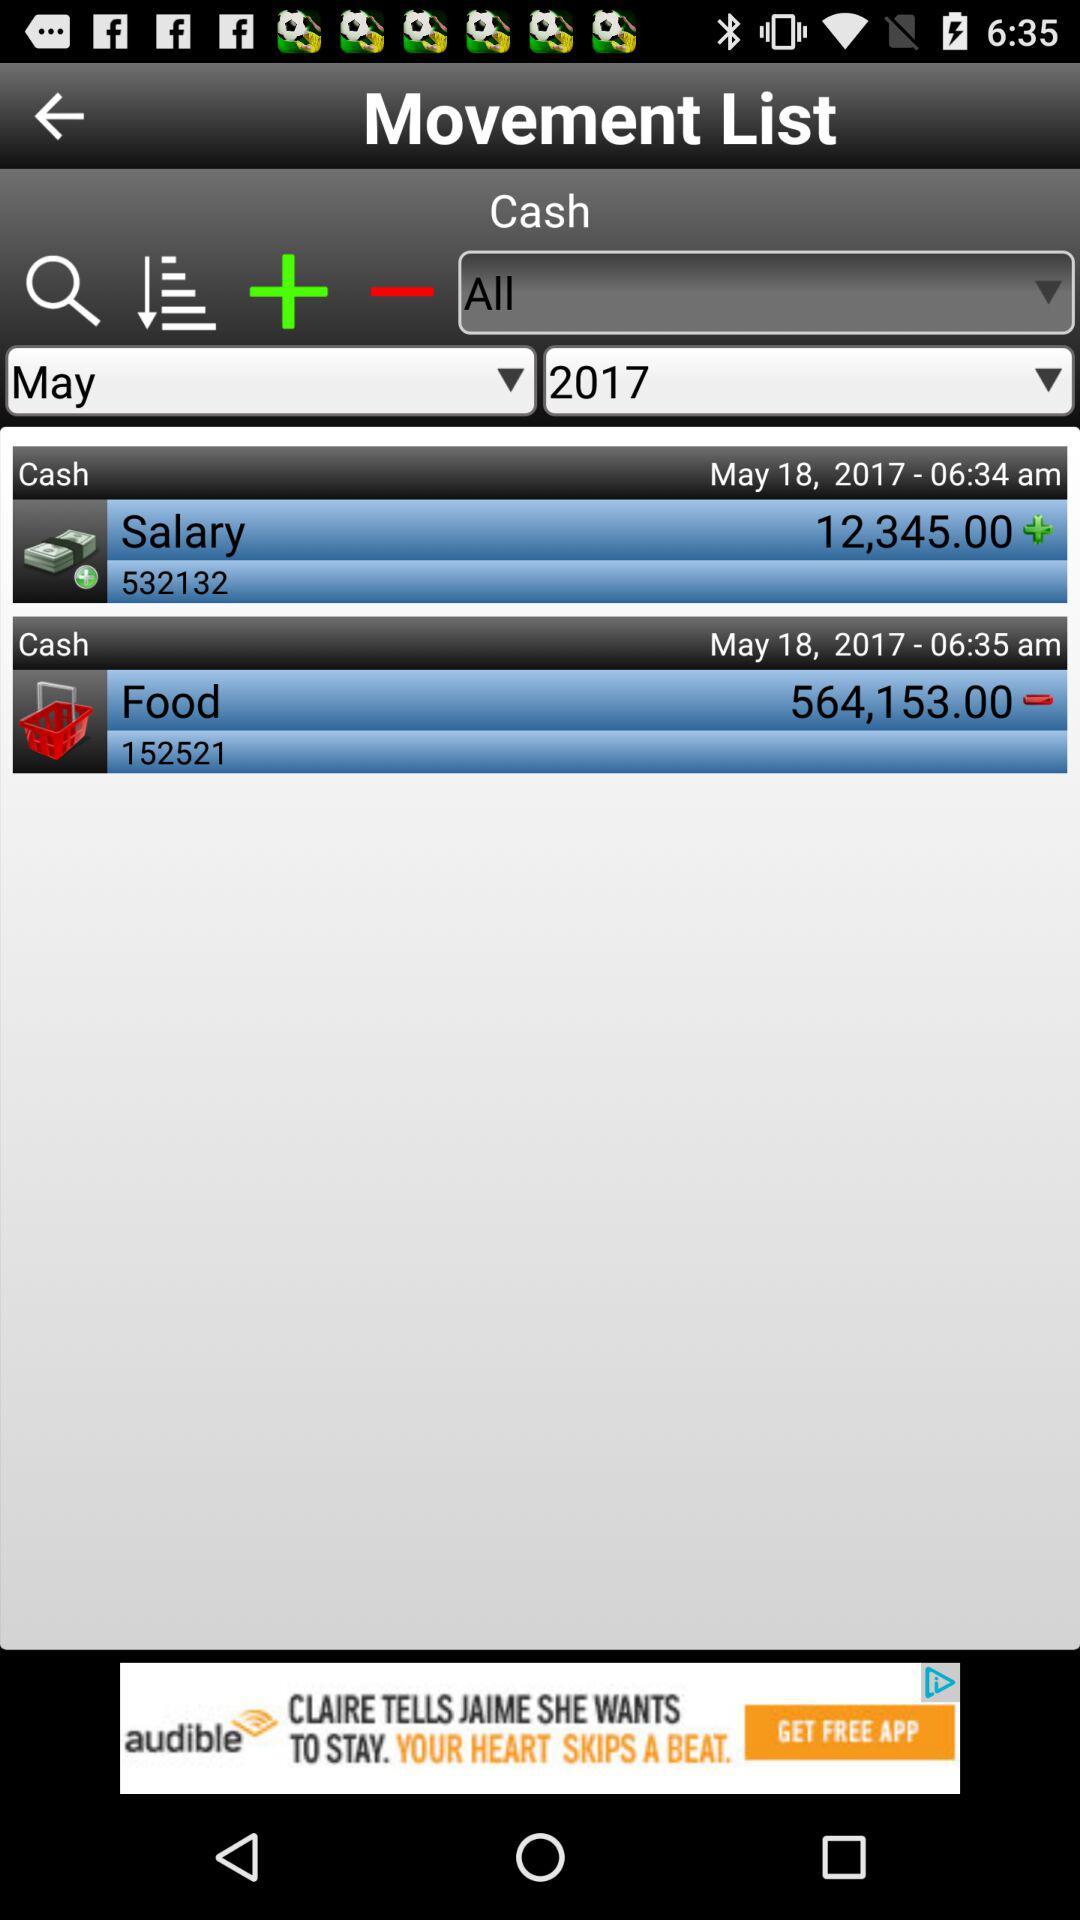  What do you see at coordinates (174, 291) in the screenshot?
I see `list and view options` at bounding box center [174, 291].